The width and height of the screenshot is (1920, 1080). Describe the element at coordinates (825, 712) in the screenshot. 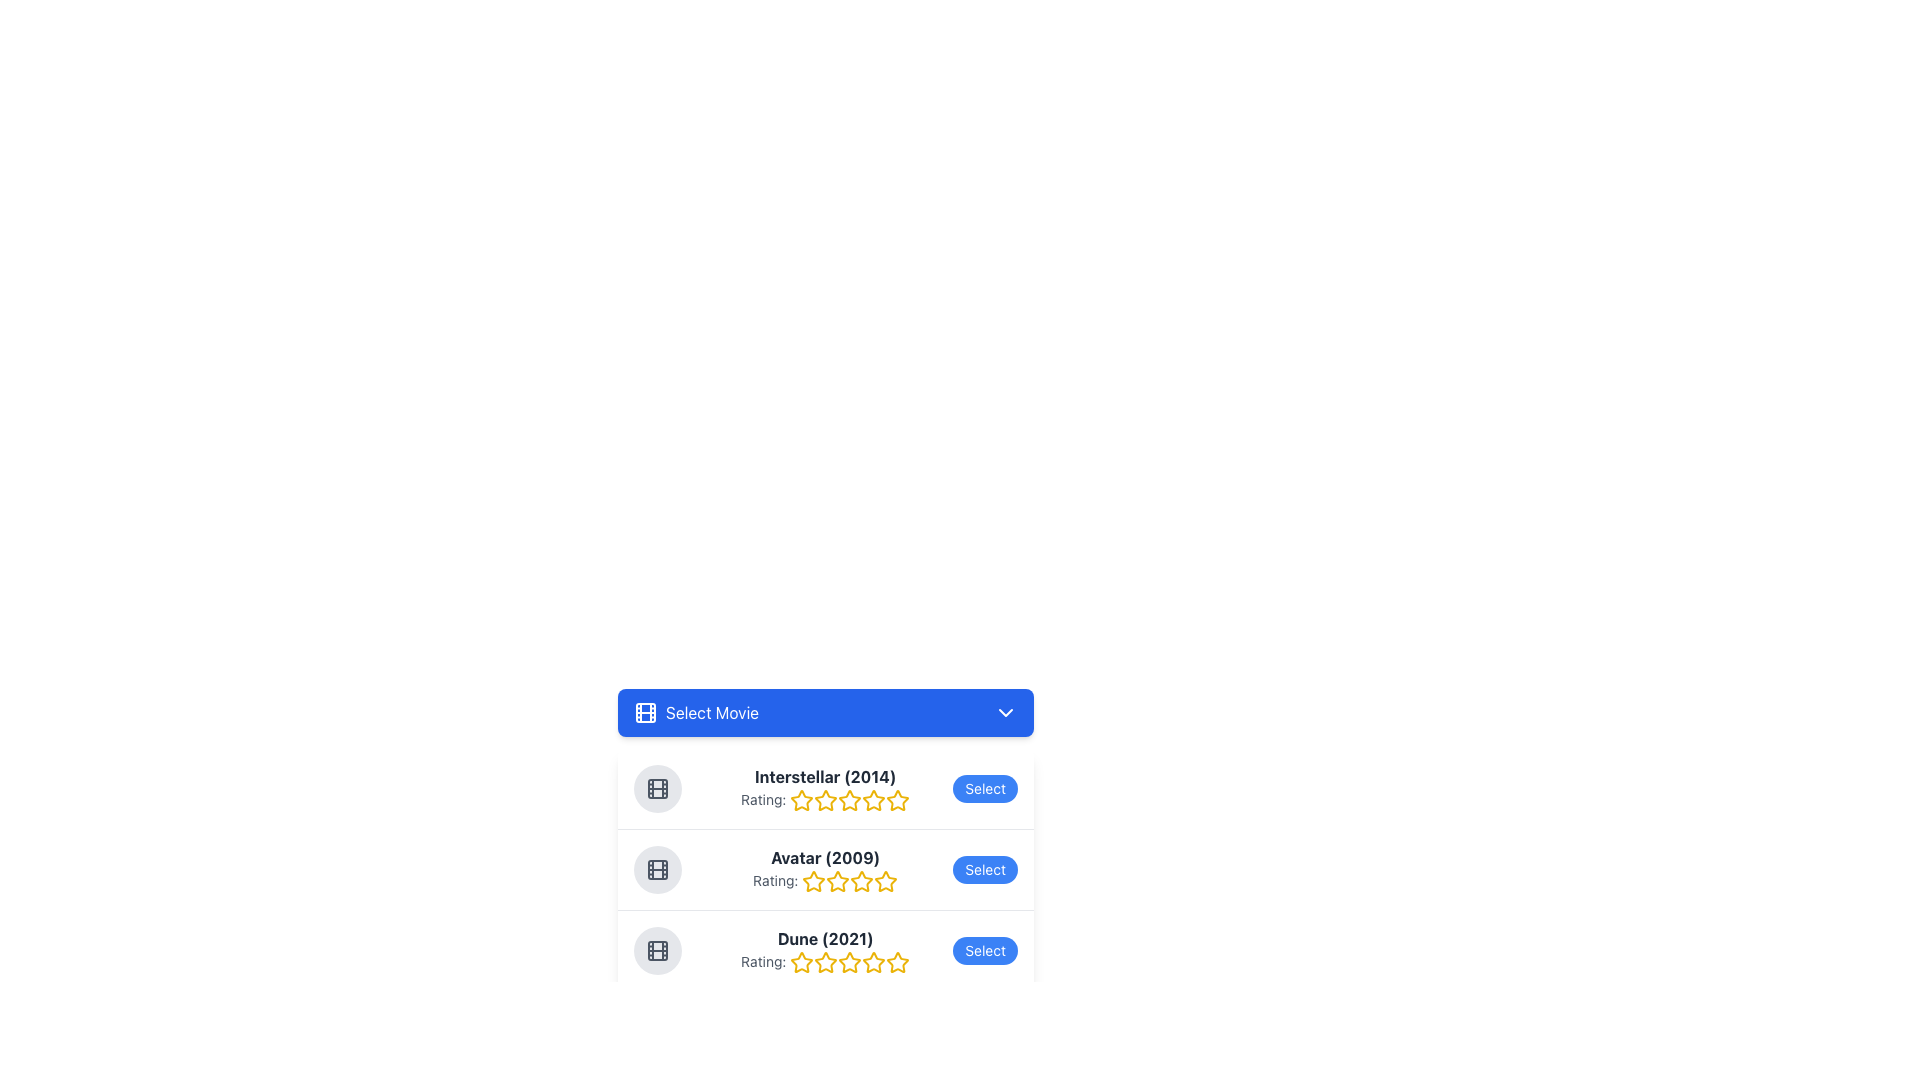

I see `the blue rectangular button labeled 'Select Movie' with icons` at that location.